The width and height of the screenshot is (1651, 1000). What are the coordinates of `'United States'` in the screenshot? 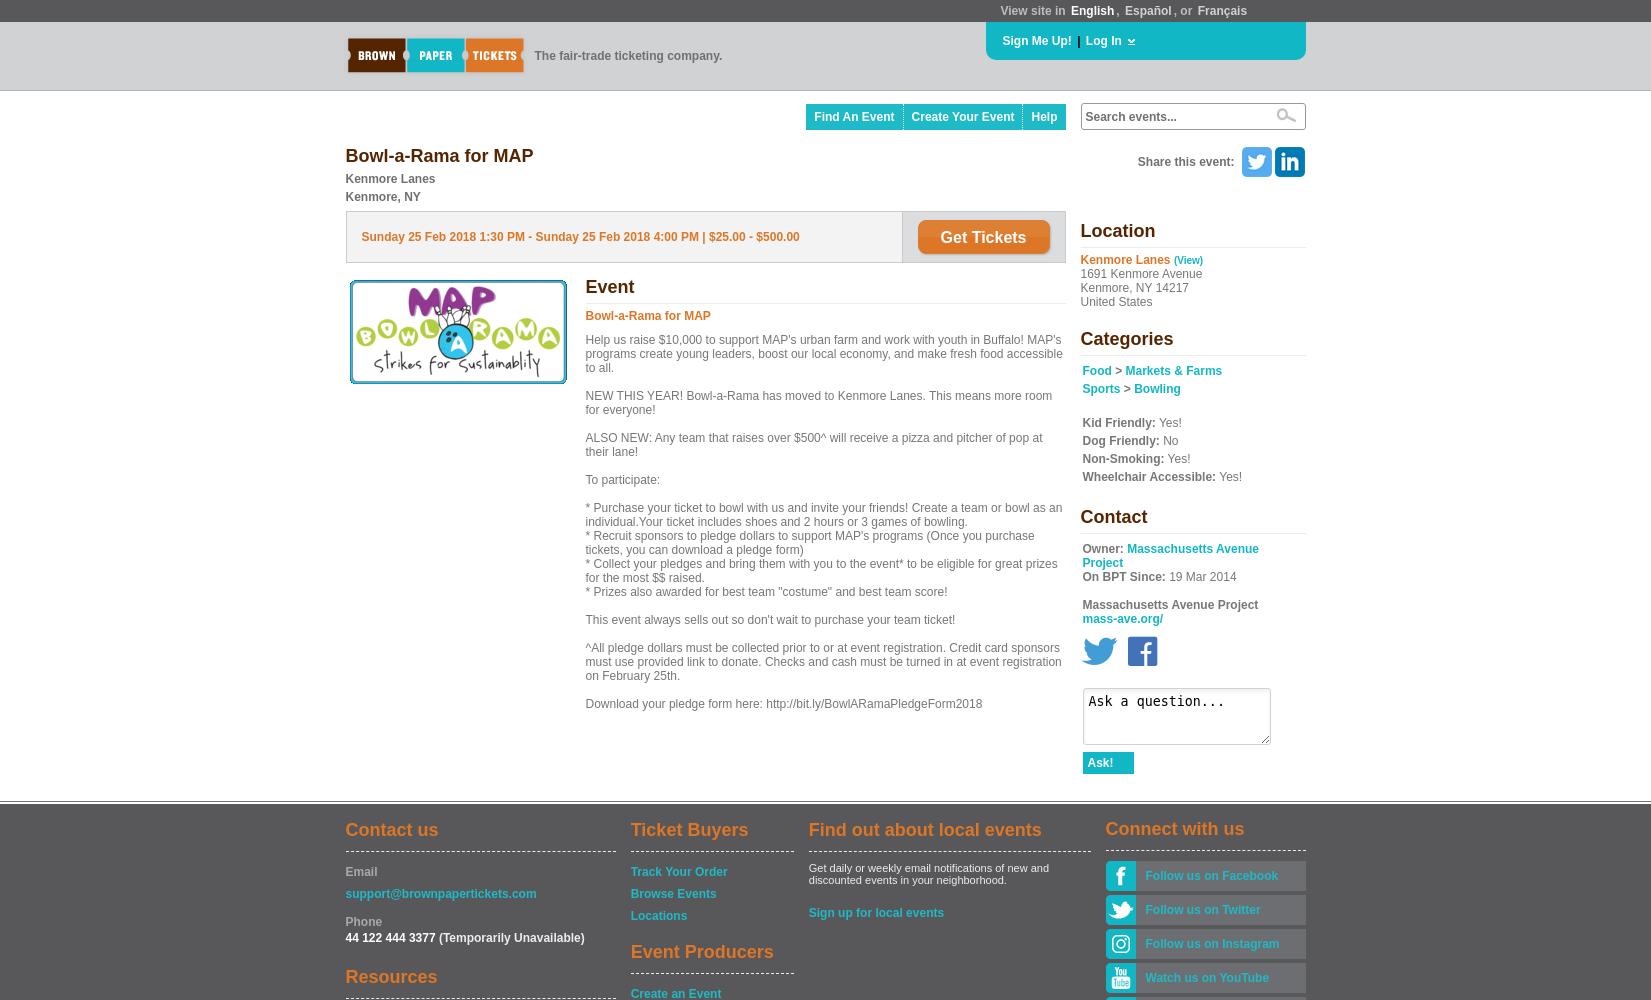 It's located at (1078, 302).